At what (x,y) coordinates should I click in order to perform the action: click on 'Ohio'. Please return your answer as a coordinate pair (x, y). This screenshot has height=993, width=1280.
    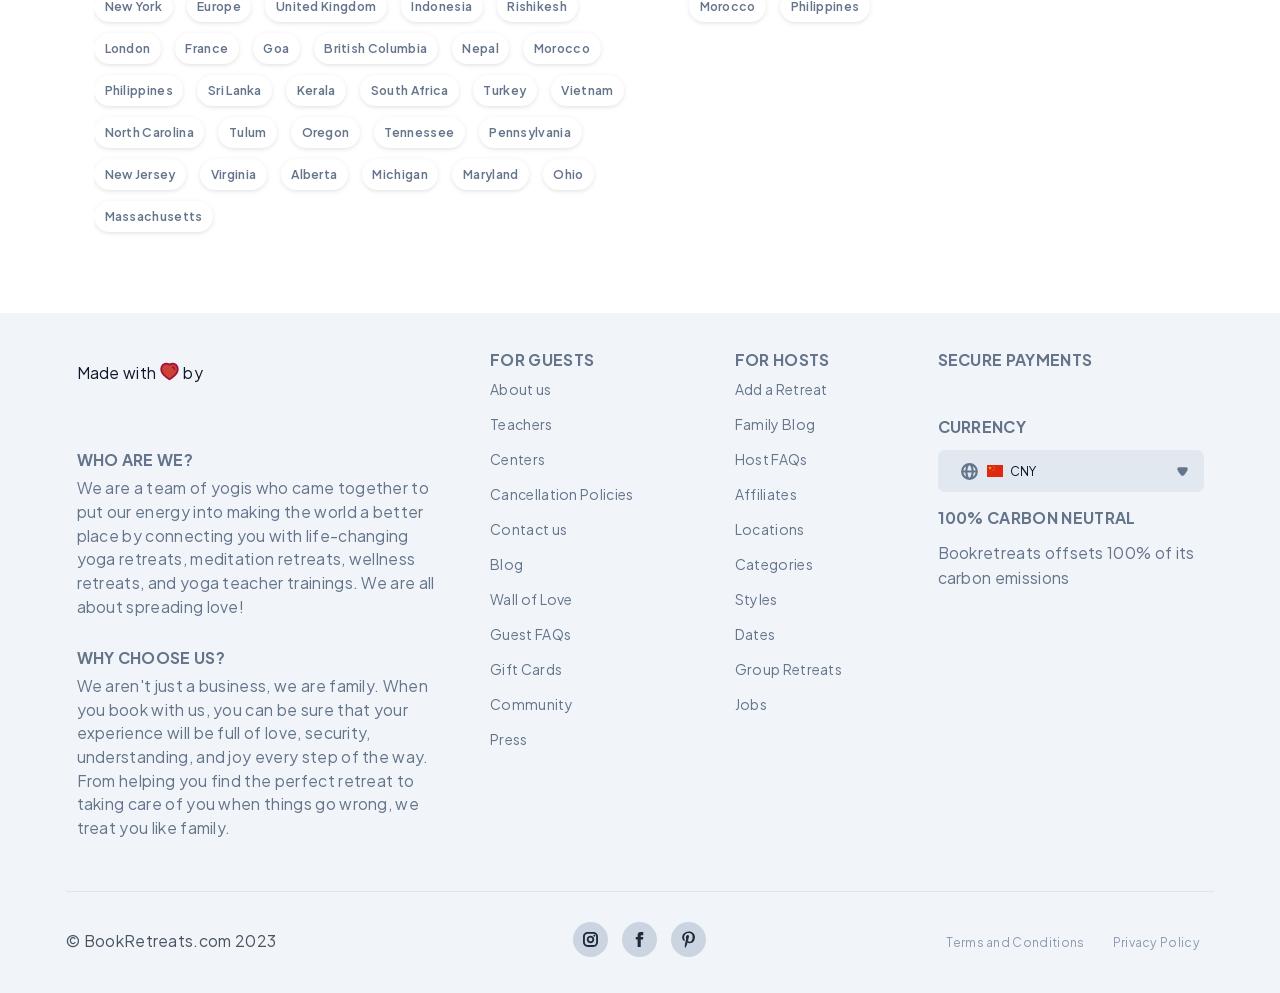
    Looking at the image, I should click on (566, 171).